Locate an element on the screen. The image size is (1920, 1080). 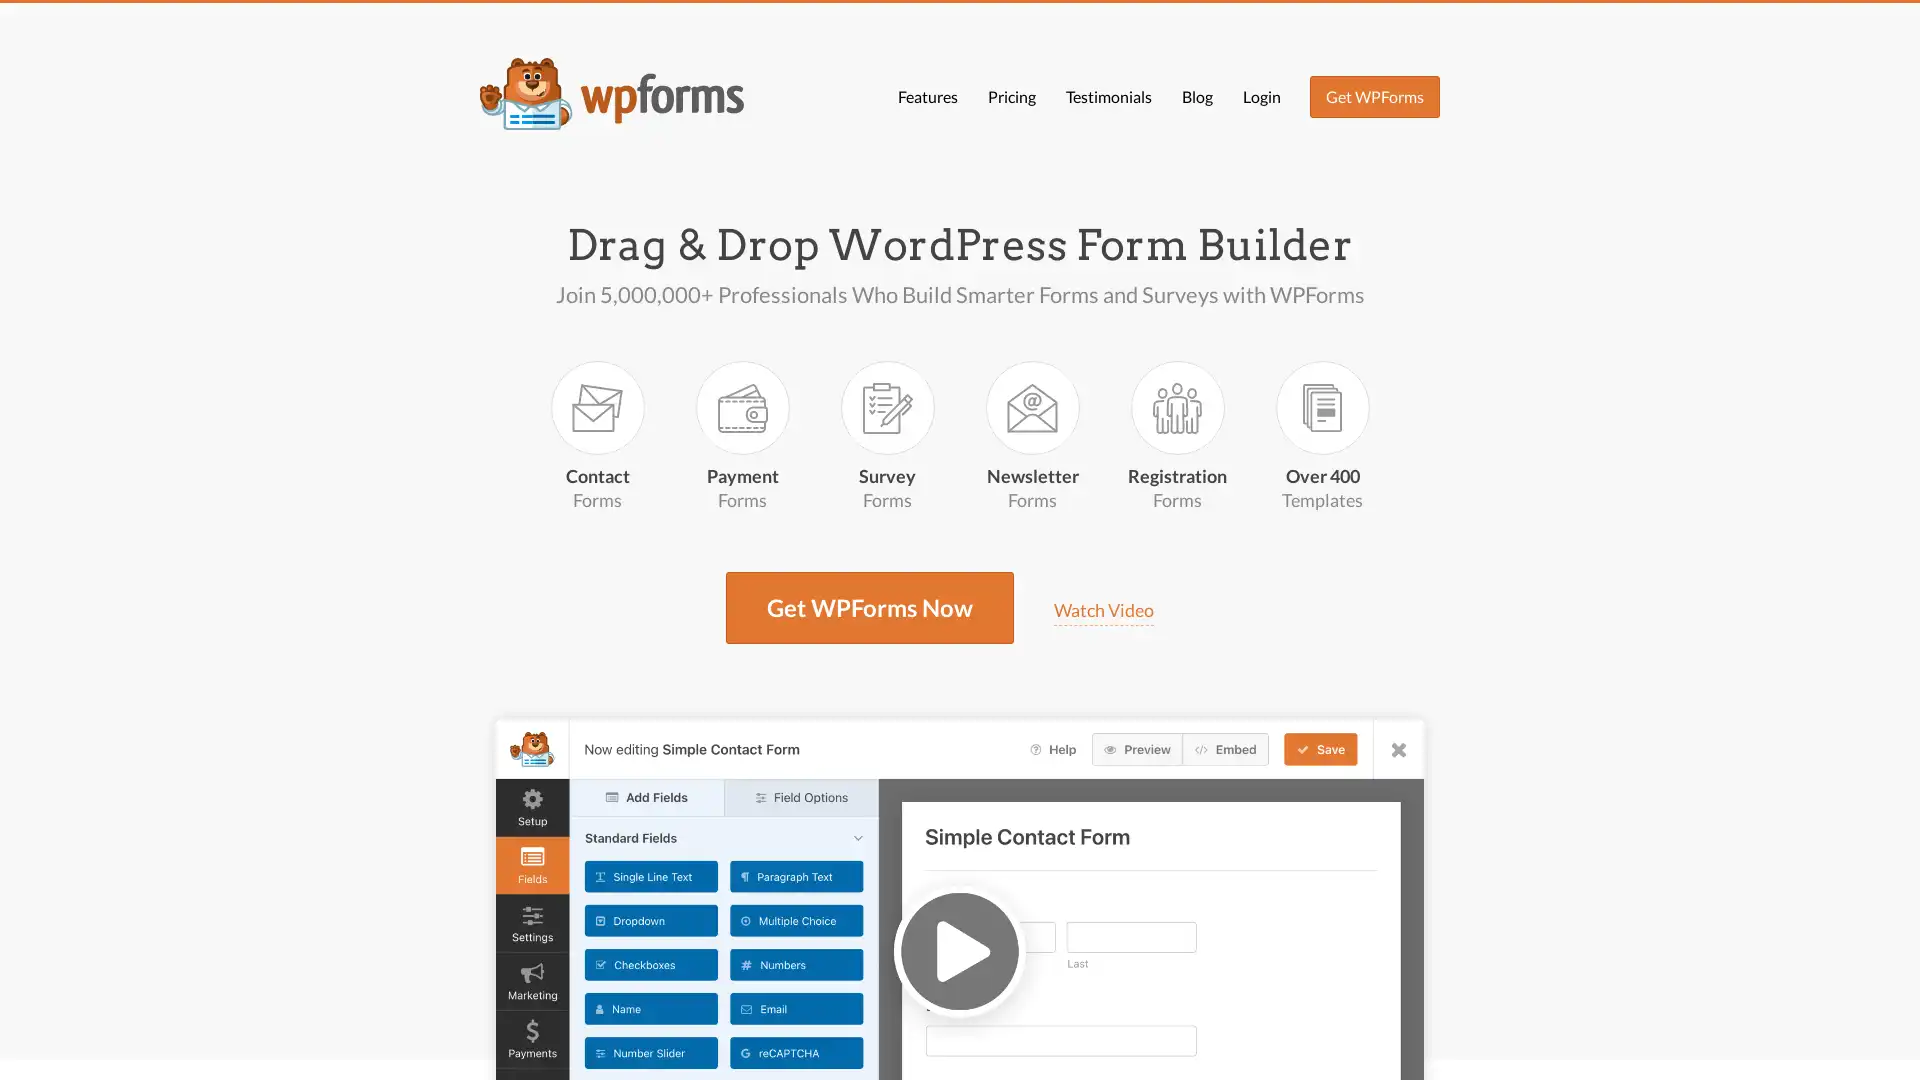
Get WPForms Now is located at coordinates (1090, 1043).